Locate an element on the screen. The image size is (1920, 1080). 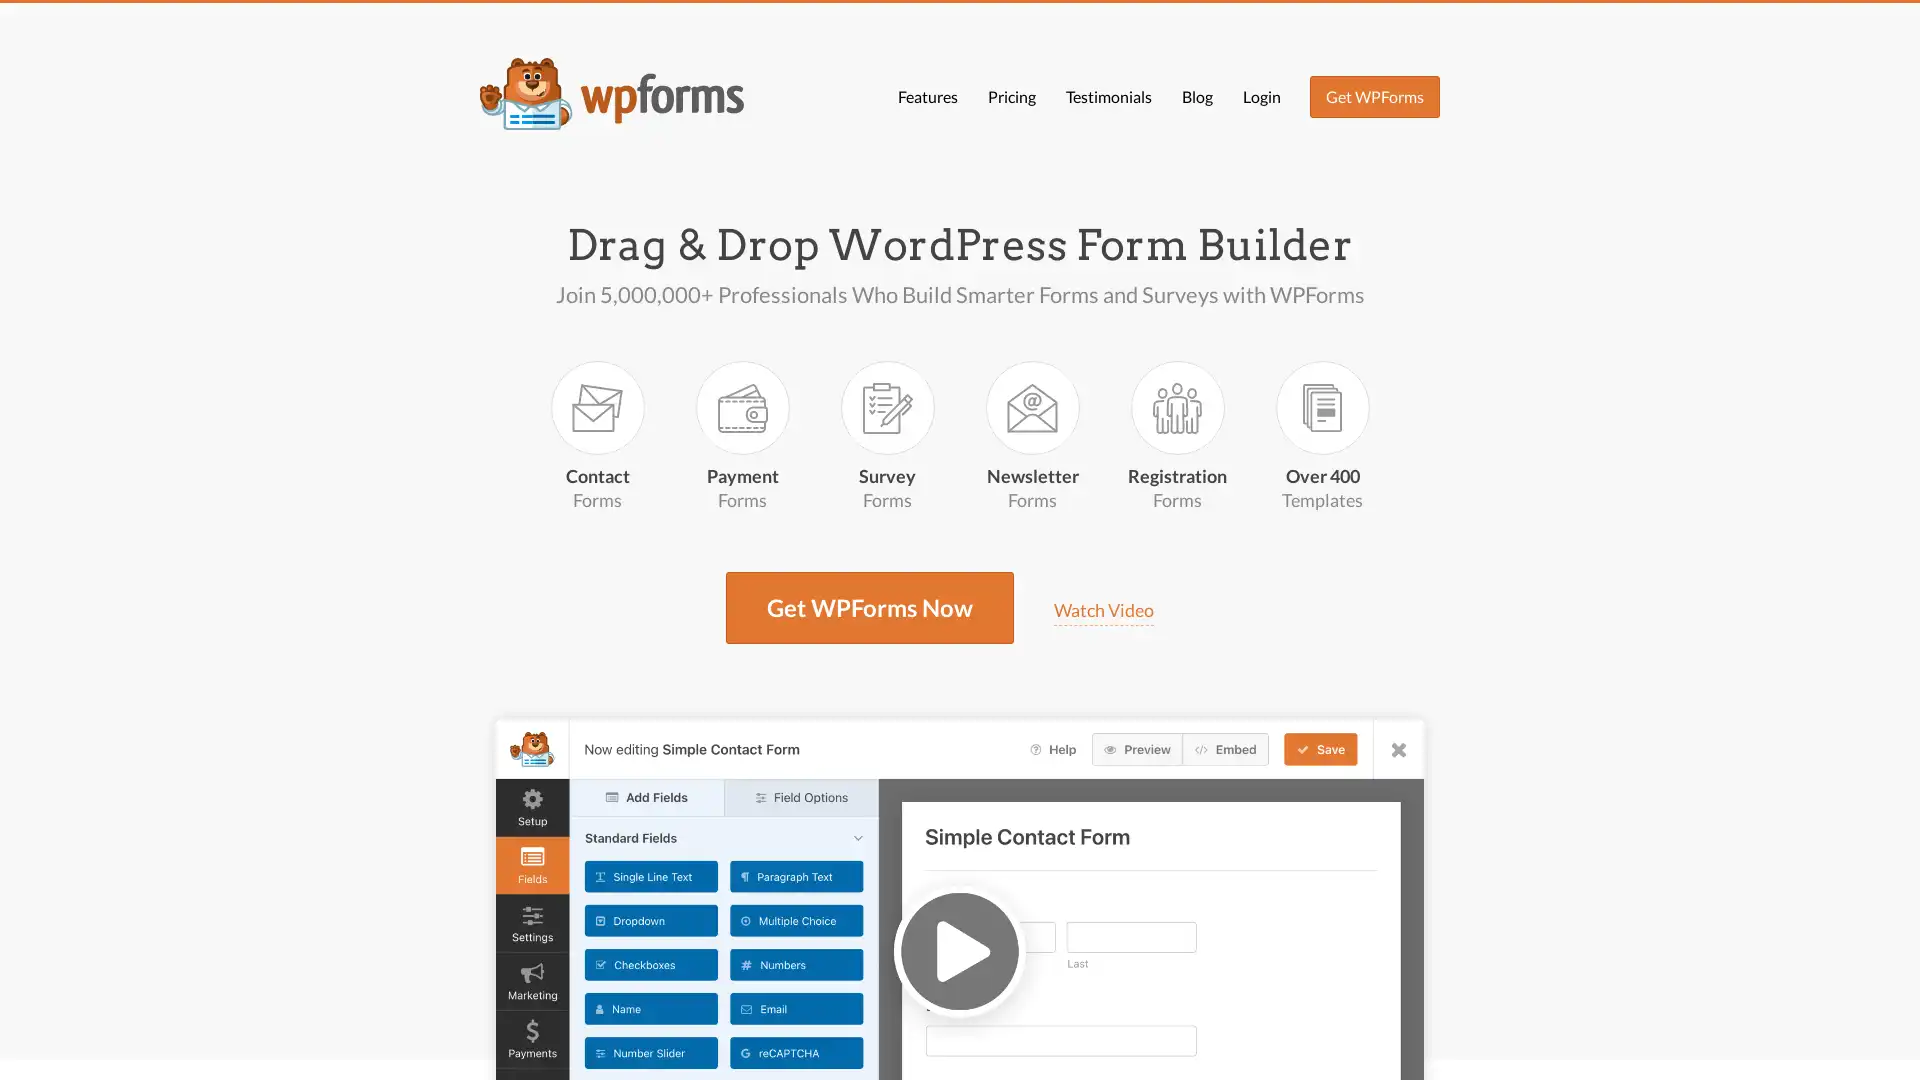
Get WPForms Now is located at coordinates (1090, 1043).